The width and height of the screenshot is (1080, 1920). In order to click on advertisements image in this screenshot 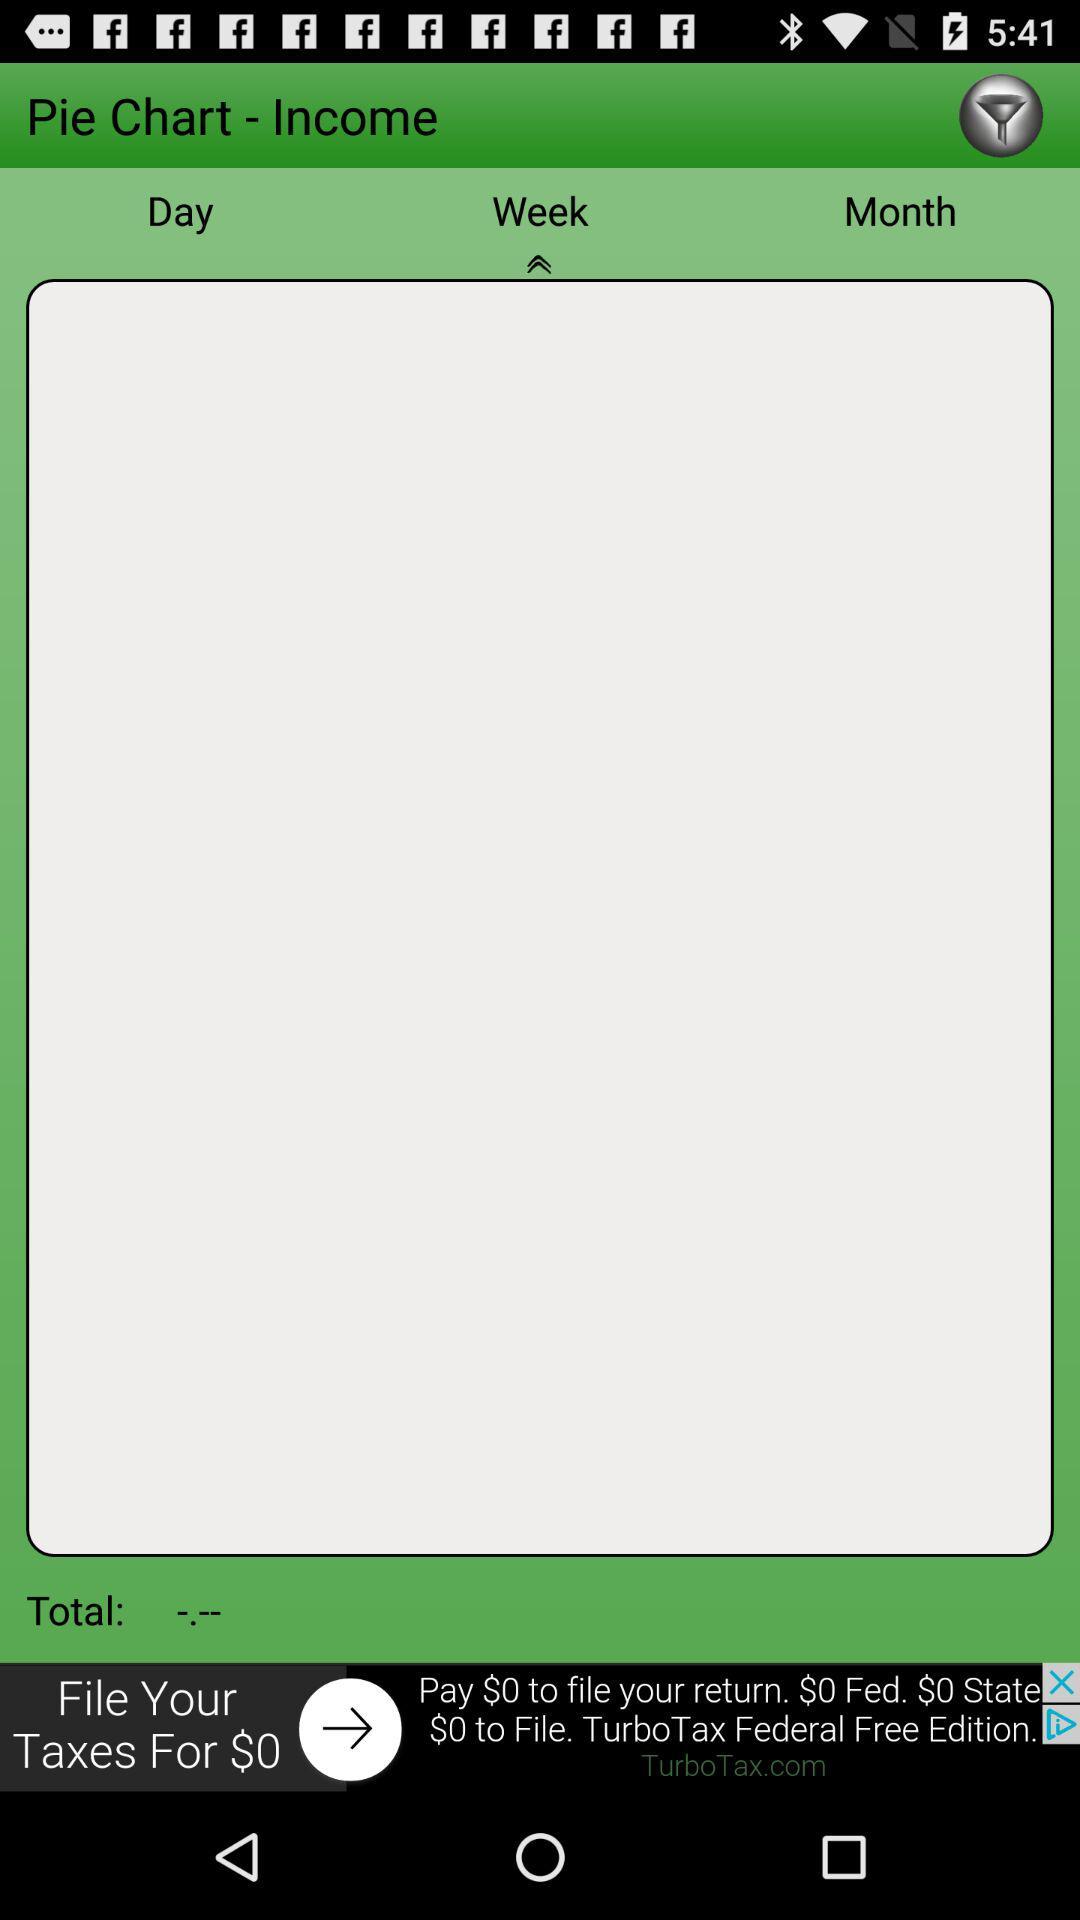, I will do `click(540, 1727)`.